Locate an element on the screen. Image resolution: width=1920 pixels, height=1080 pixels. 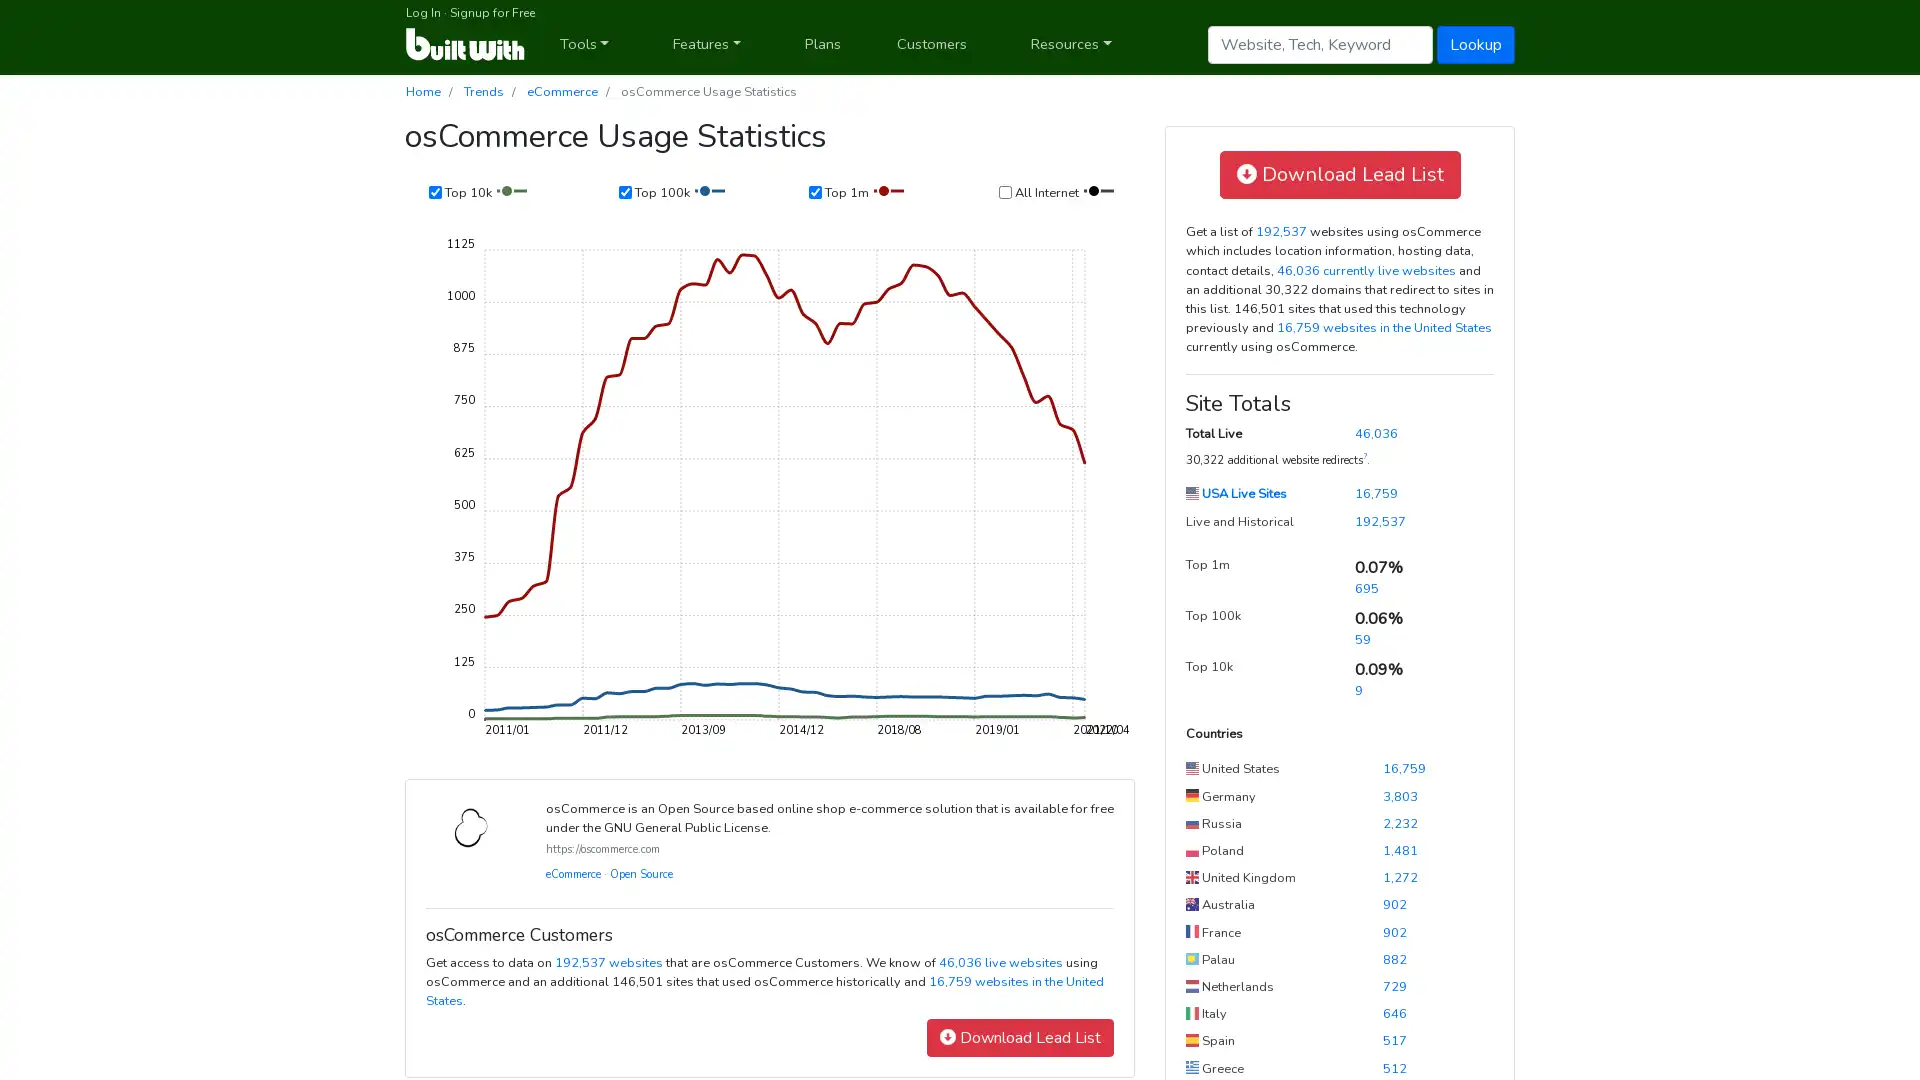
Lookup is located at coordinates (1476, 43).